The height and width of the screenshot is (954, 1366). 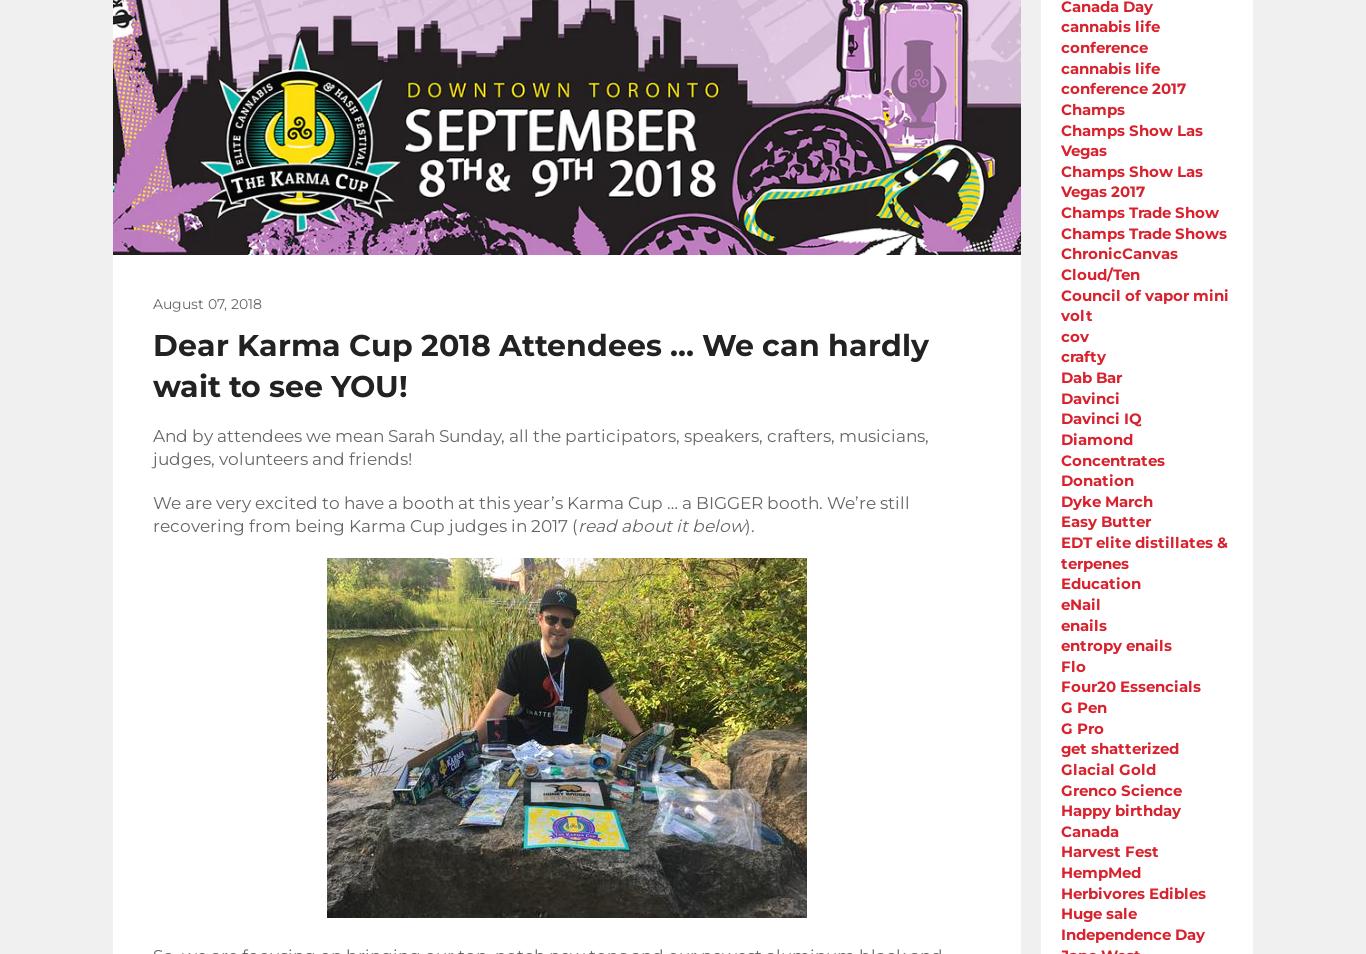 What do you see at coordinates (1115, 644) in the screenshot?
I see `'entropy enails'` at bounding box center [1115, 644].